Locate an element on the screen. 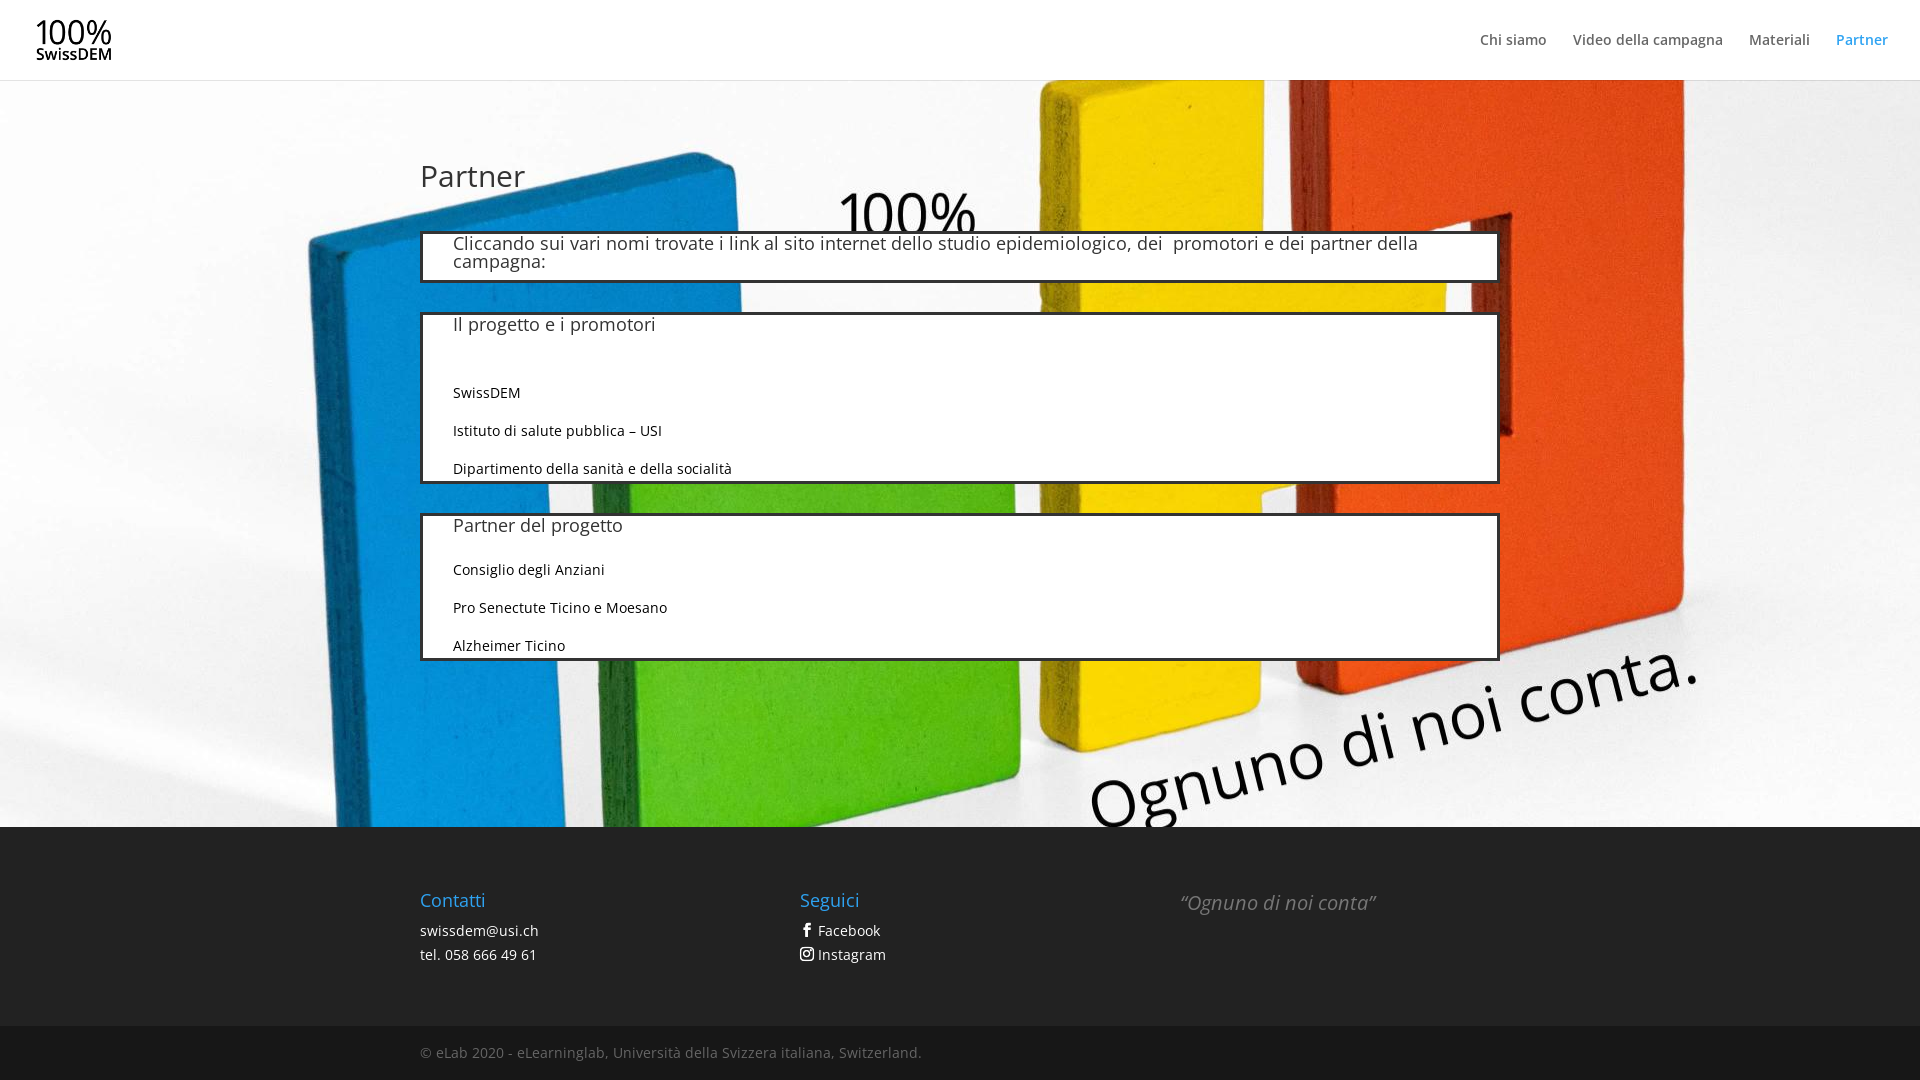 This screenshot has height=1080, width=1920. 'Instagram' is located at coordinates (843, 954).